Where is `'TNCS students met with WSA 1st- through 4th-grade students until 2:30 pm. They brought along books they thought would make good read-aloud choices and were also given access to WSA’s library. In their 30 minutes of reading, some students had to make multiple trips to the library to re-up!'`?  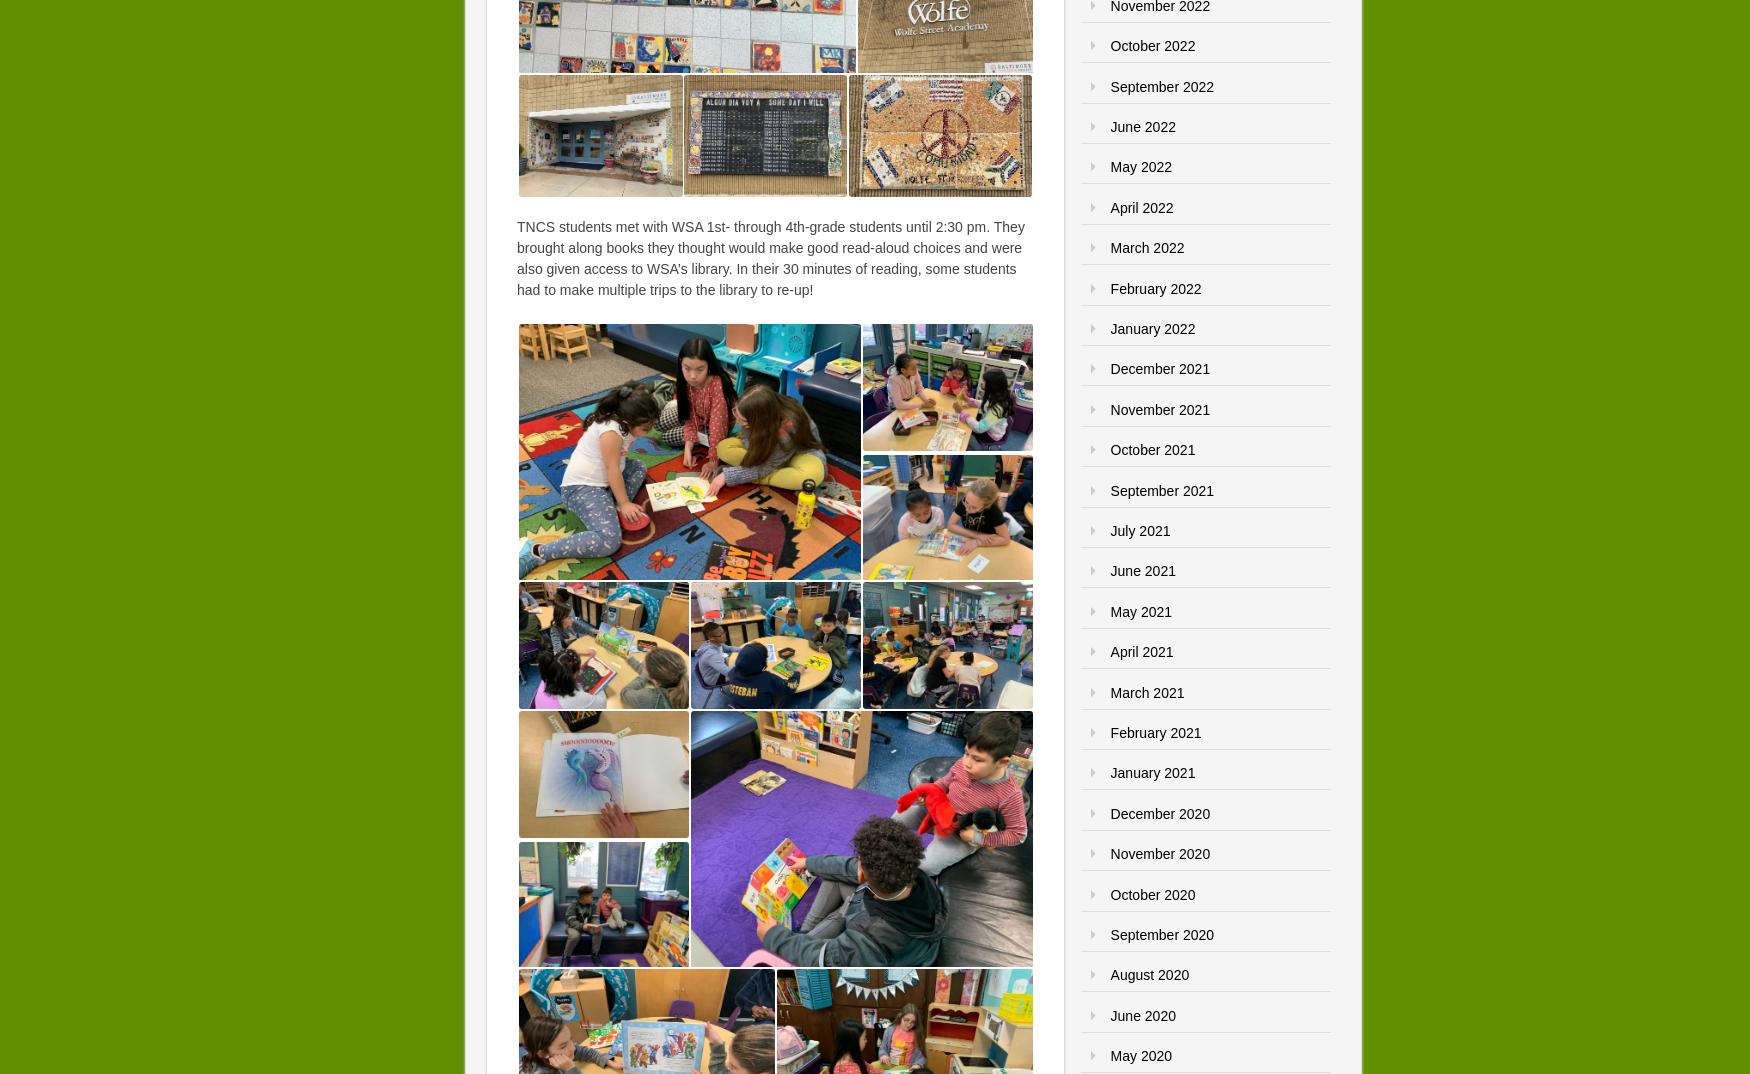 'TNCS students met with WSA 1st- through 4th-grade students until 2:30 pm. They brought along books they thought would make good read-aloud choices and were also given access to WSA’s library. In their 30 minutes of reading, some students had to make multiple trips to the library to re-up!' is located at coordinates (769, 256).